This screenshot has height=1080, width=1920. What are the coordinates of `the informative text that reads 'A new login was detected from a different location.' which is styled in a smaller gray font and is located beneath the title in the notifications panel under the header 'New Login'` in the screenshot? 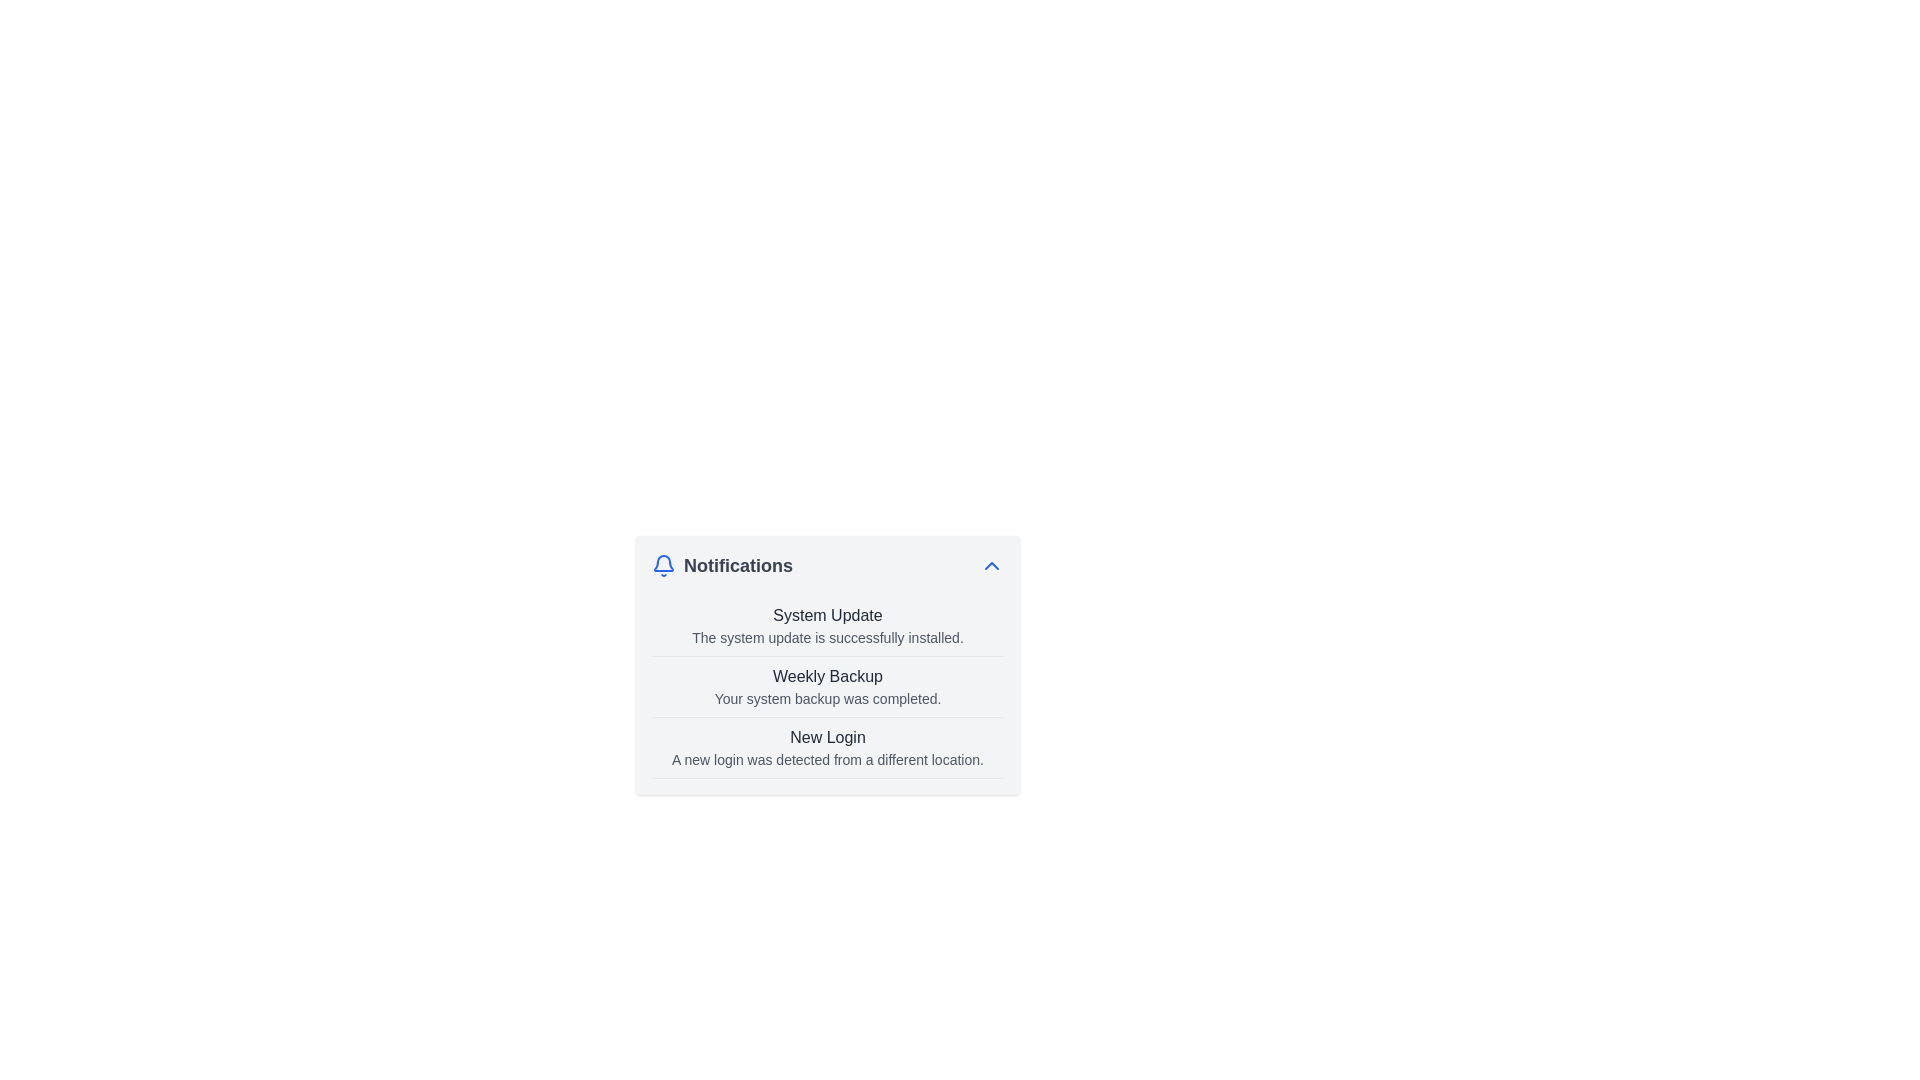 It's located at (828, 759).